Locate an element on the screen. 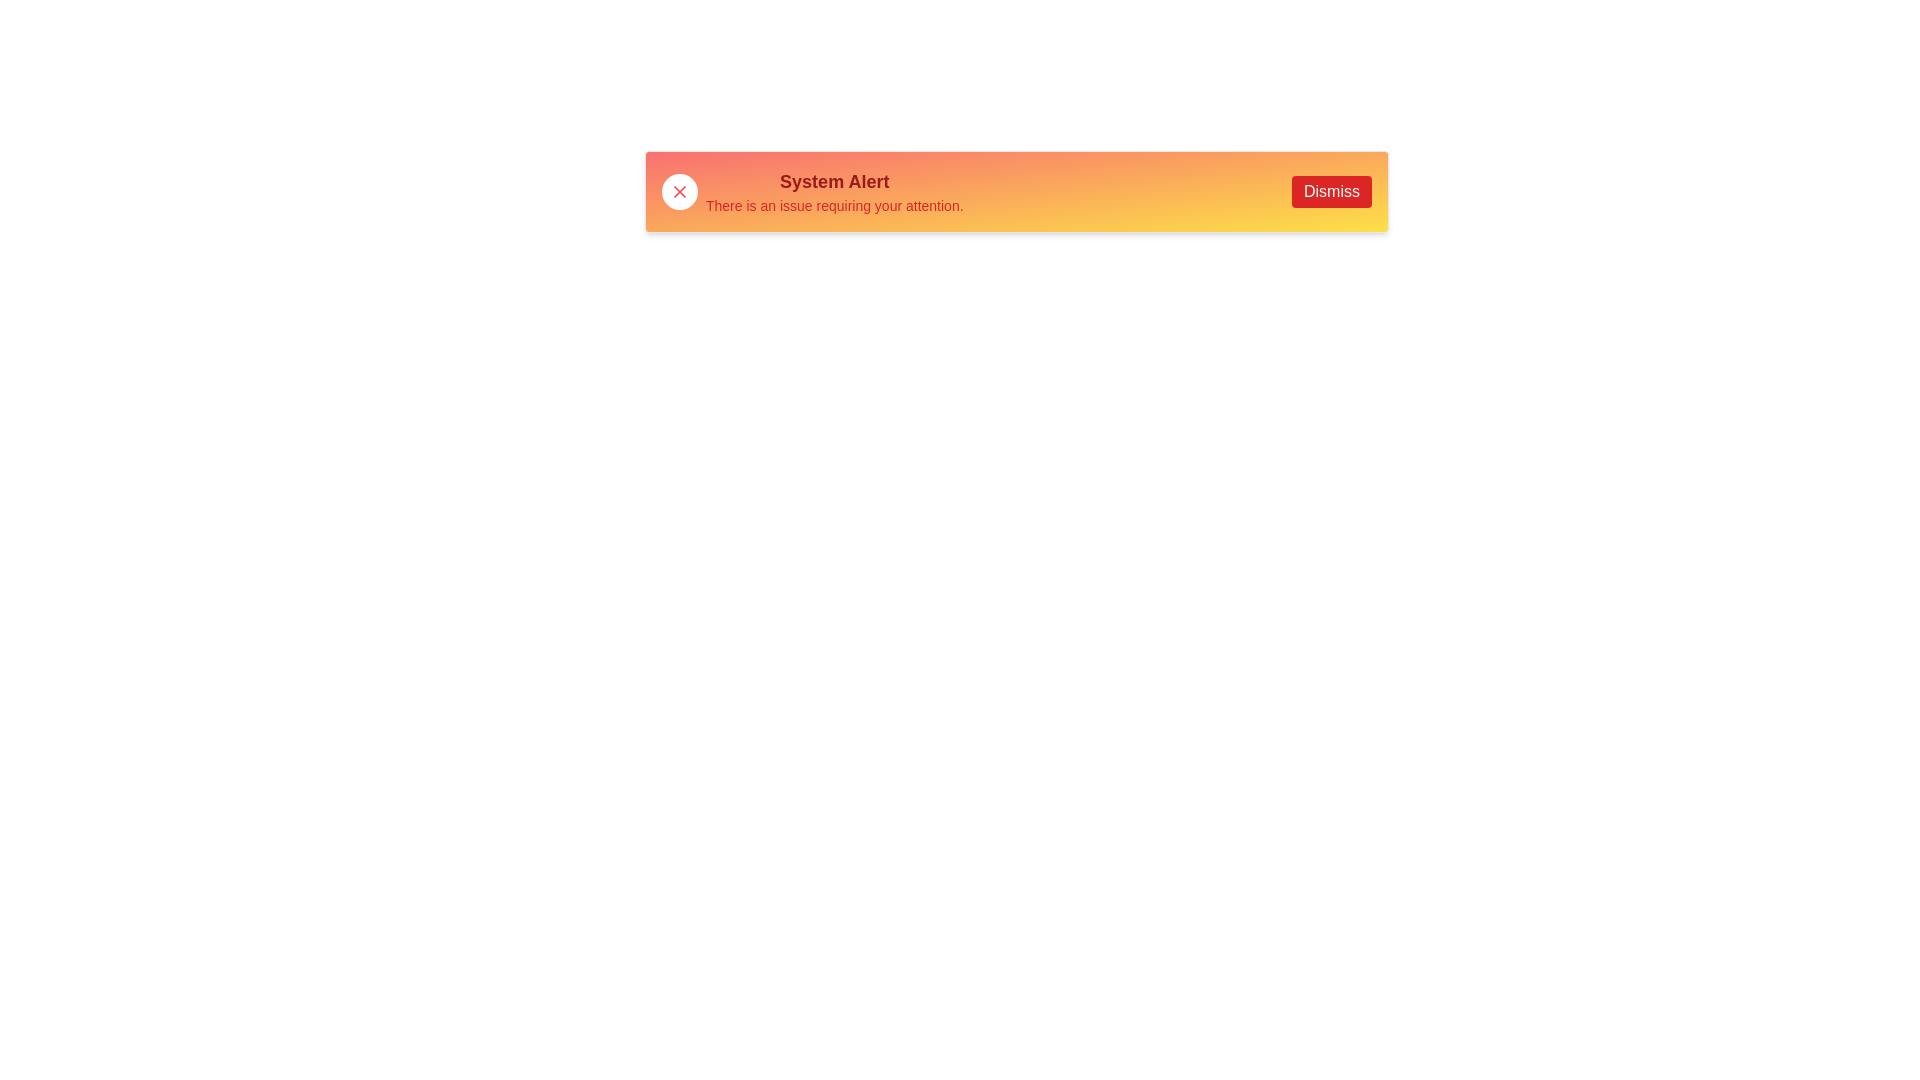 The height and width of the screenshot is (1080, 1920). the top-right to bottom-left diagonal red line of the X icon located in the top-left corner of the alert box is located at coordinates (680, 192).